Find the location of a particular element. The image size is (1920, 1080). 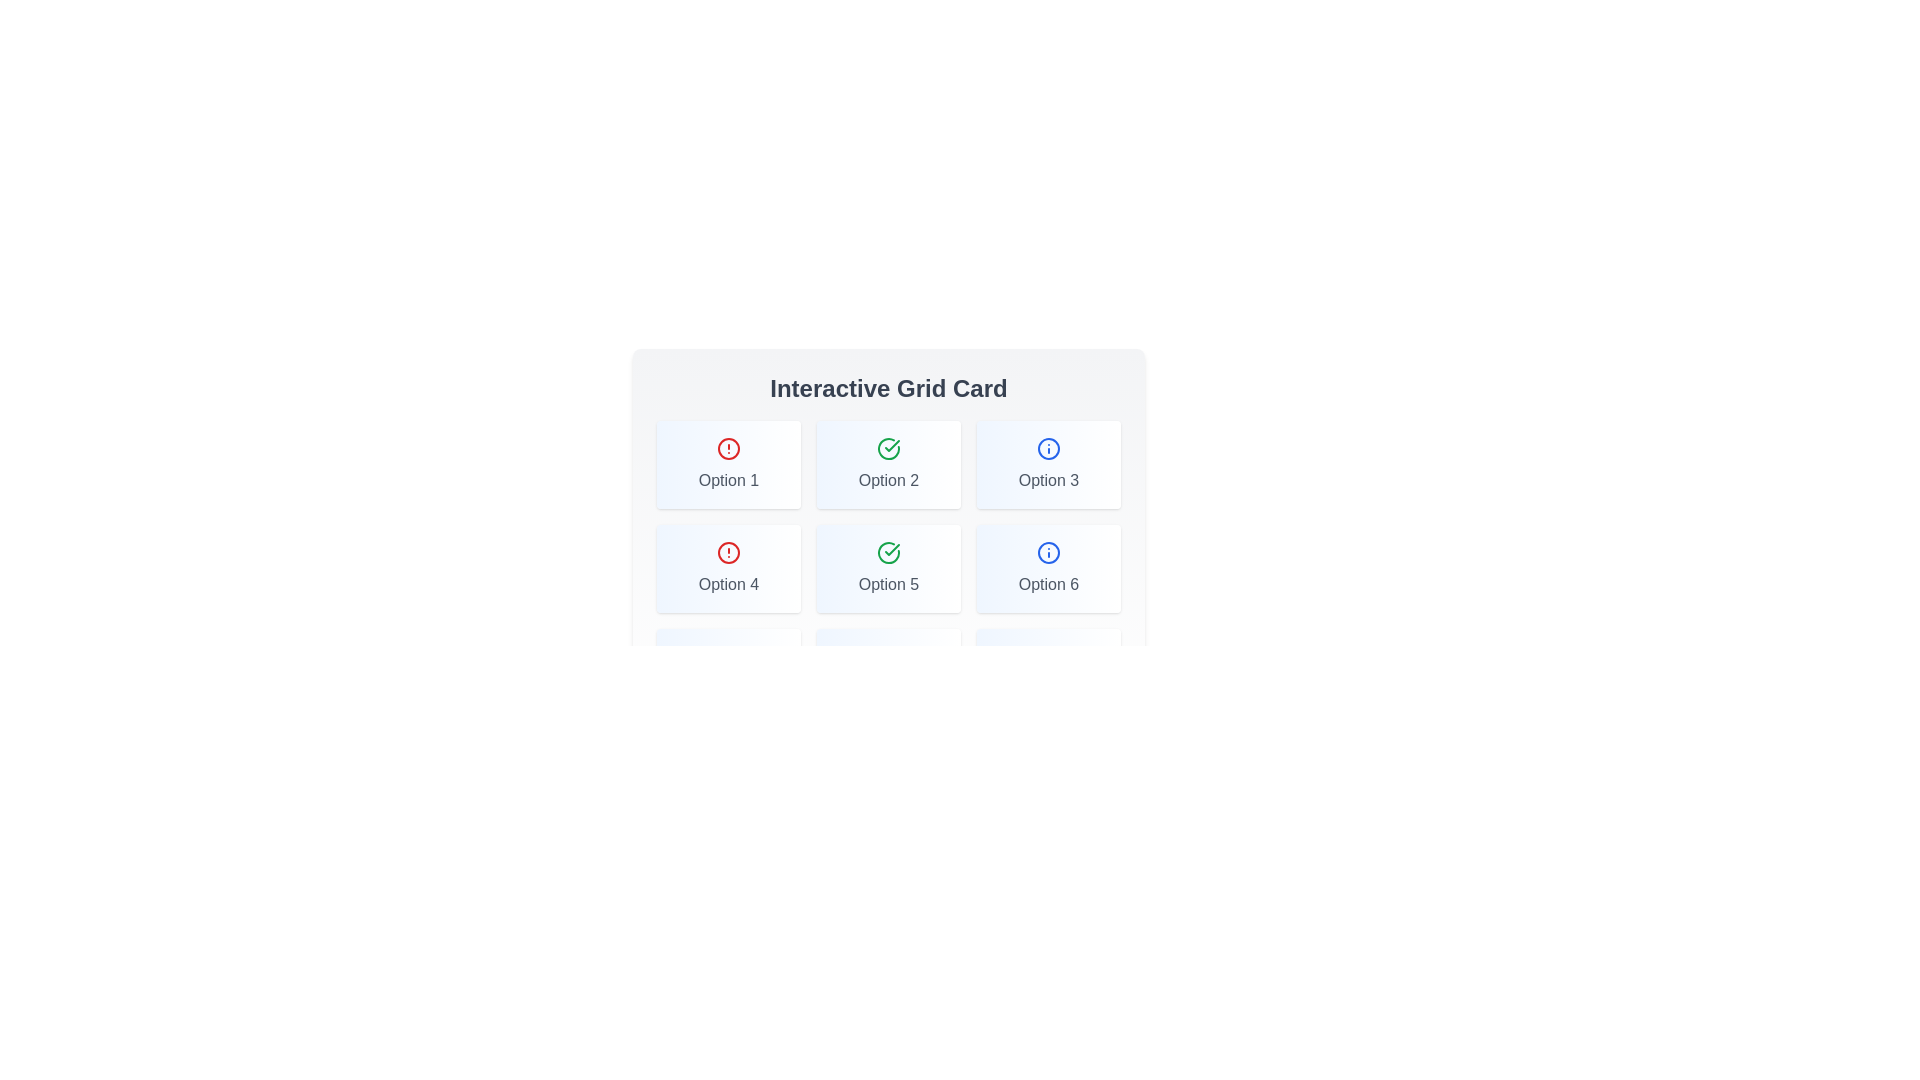

the interactive option selector located in the first row, third column of the grid layout is located at coordinates (1048, 465).